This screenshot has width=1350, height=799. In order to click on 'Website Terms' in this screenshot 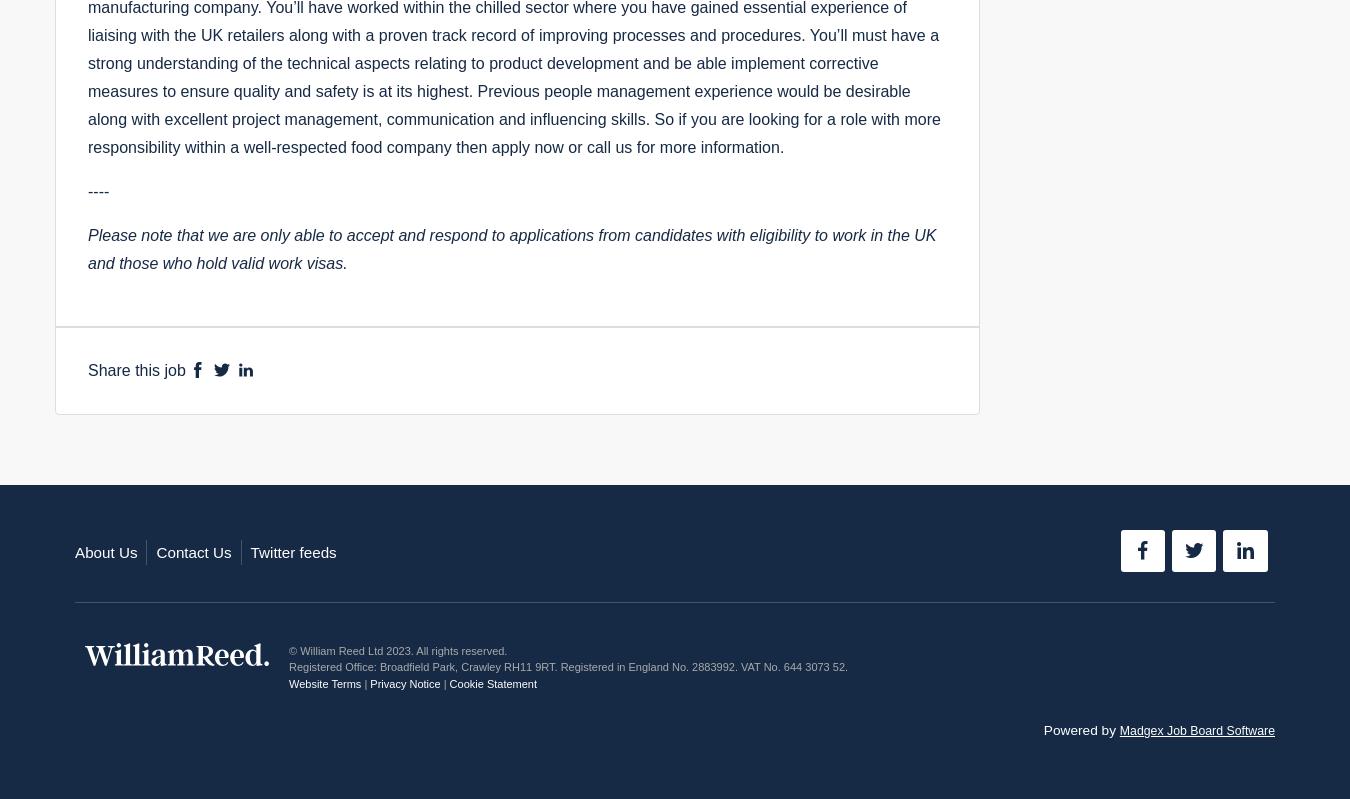, I will do `click(323, 682)`.